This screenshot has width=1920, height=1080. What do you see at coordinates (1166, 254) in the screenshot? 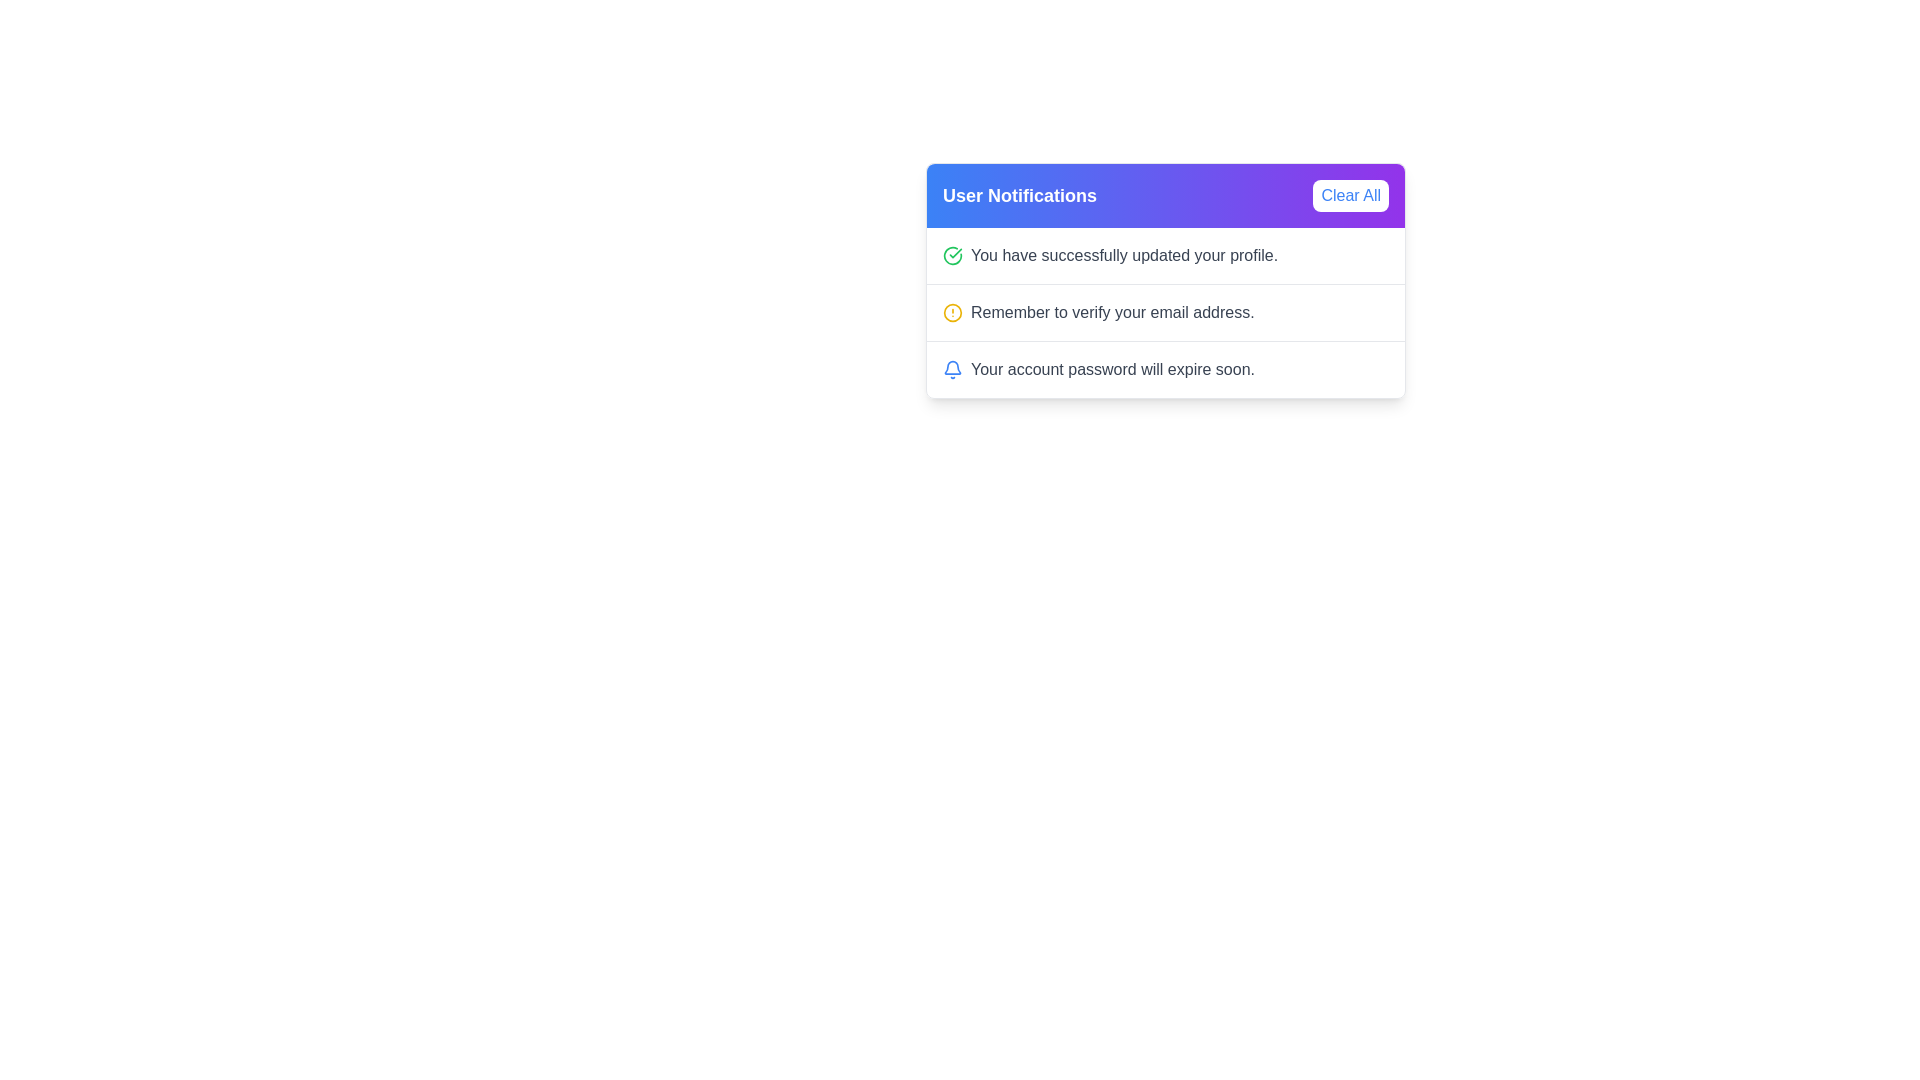
I see `the Notification panel that contains a green checkmark icon and the text 'You have successfully updated your profile.'` at bounding box center [1166, 254].